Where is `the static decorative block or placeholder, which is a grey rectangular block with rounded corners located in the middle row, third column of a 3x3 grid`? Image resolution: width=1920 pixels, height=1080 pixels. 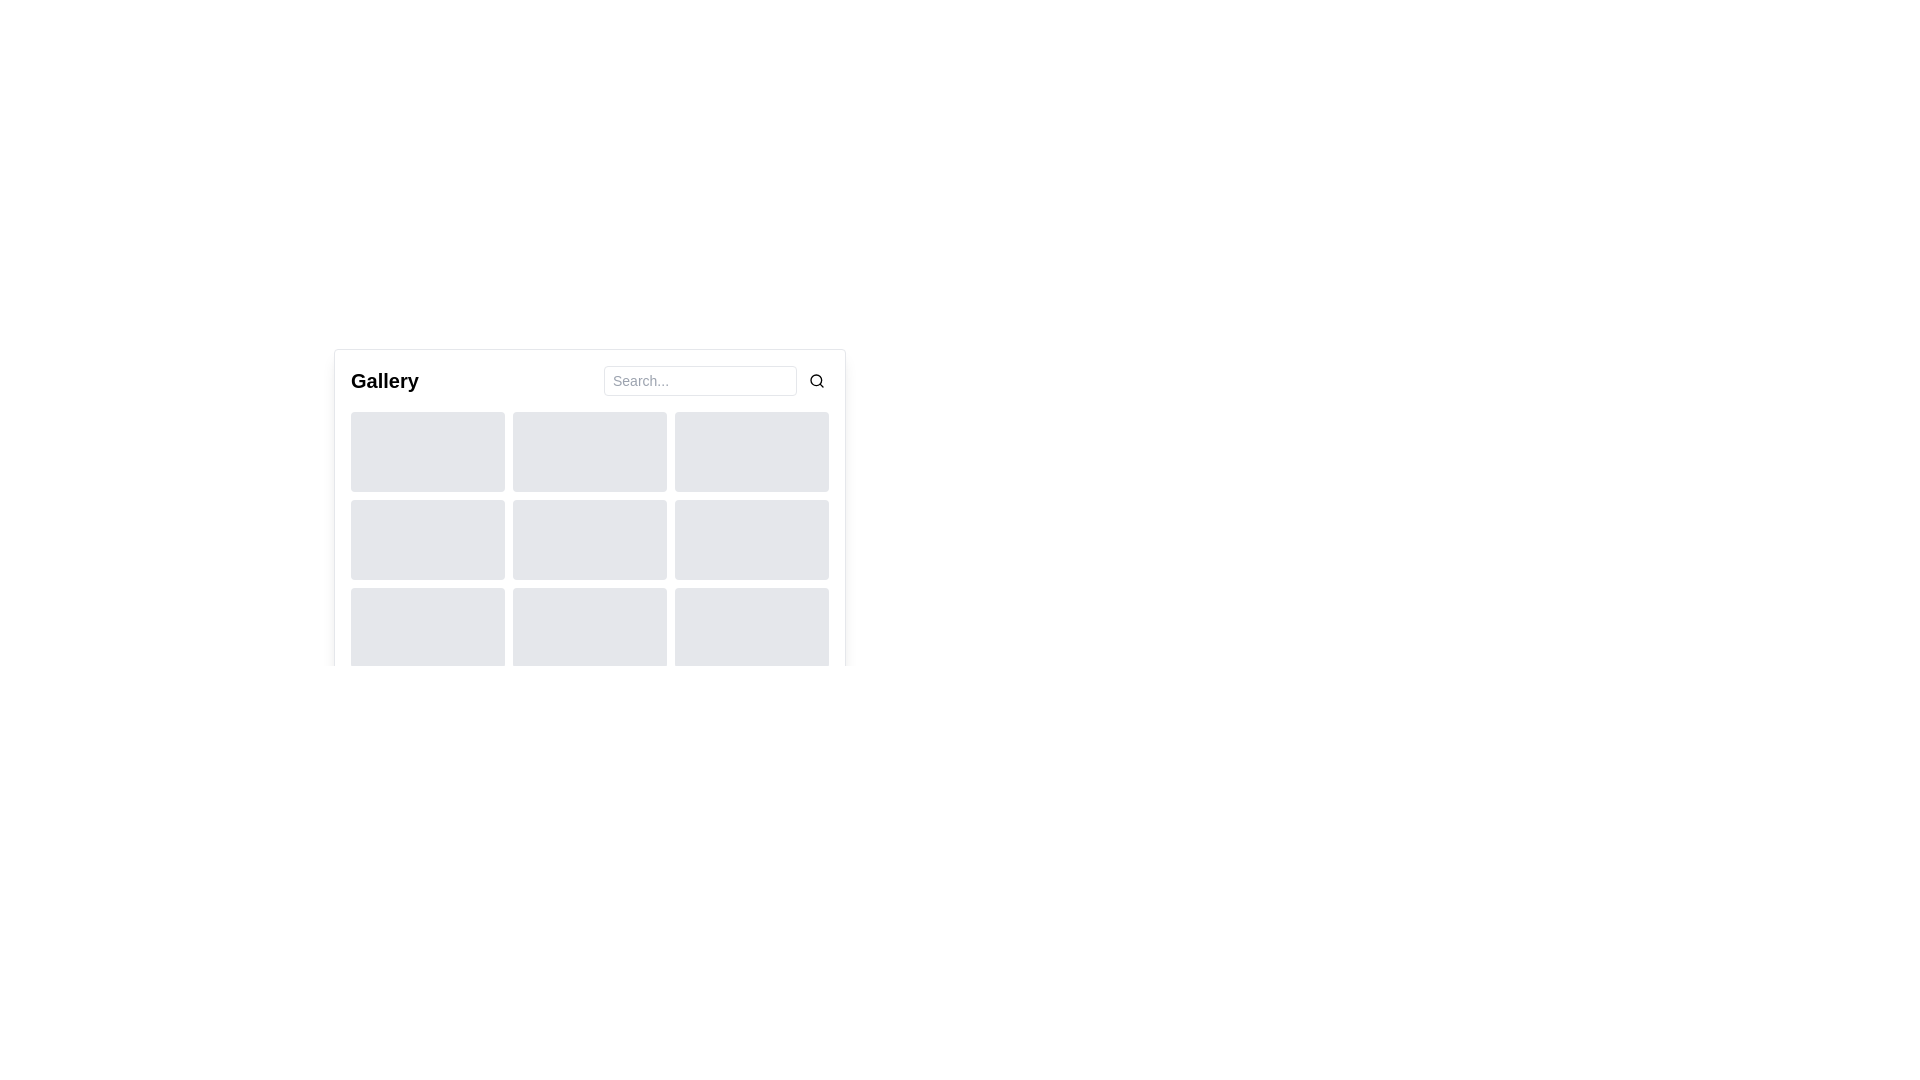
the static decorative block or placeholder, which is a grey rectangular block with rounded corners located in the middle row, third column of a 3x3 grid is located at coordinates (751, 540).